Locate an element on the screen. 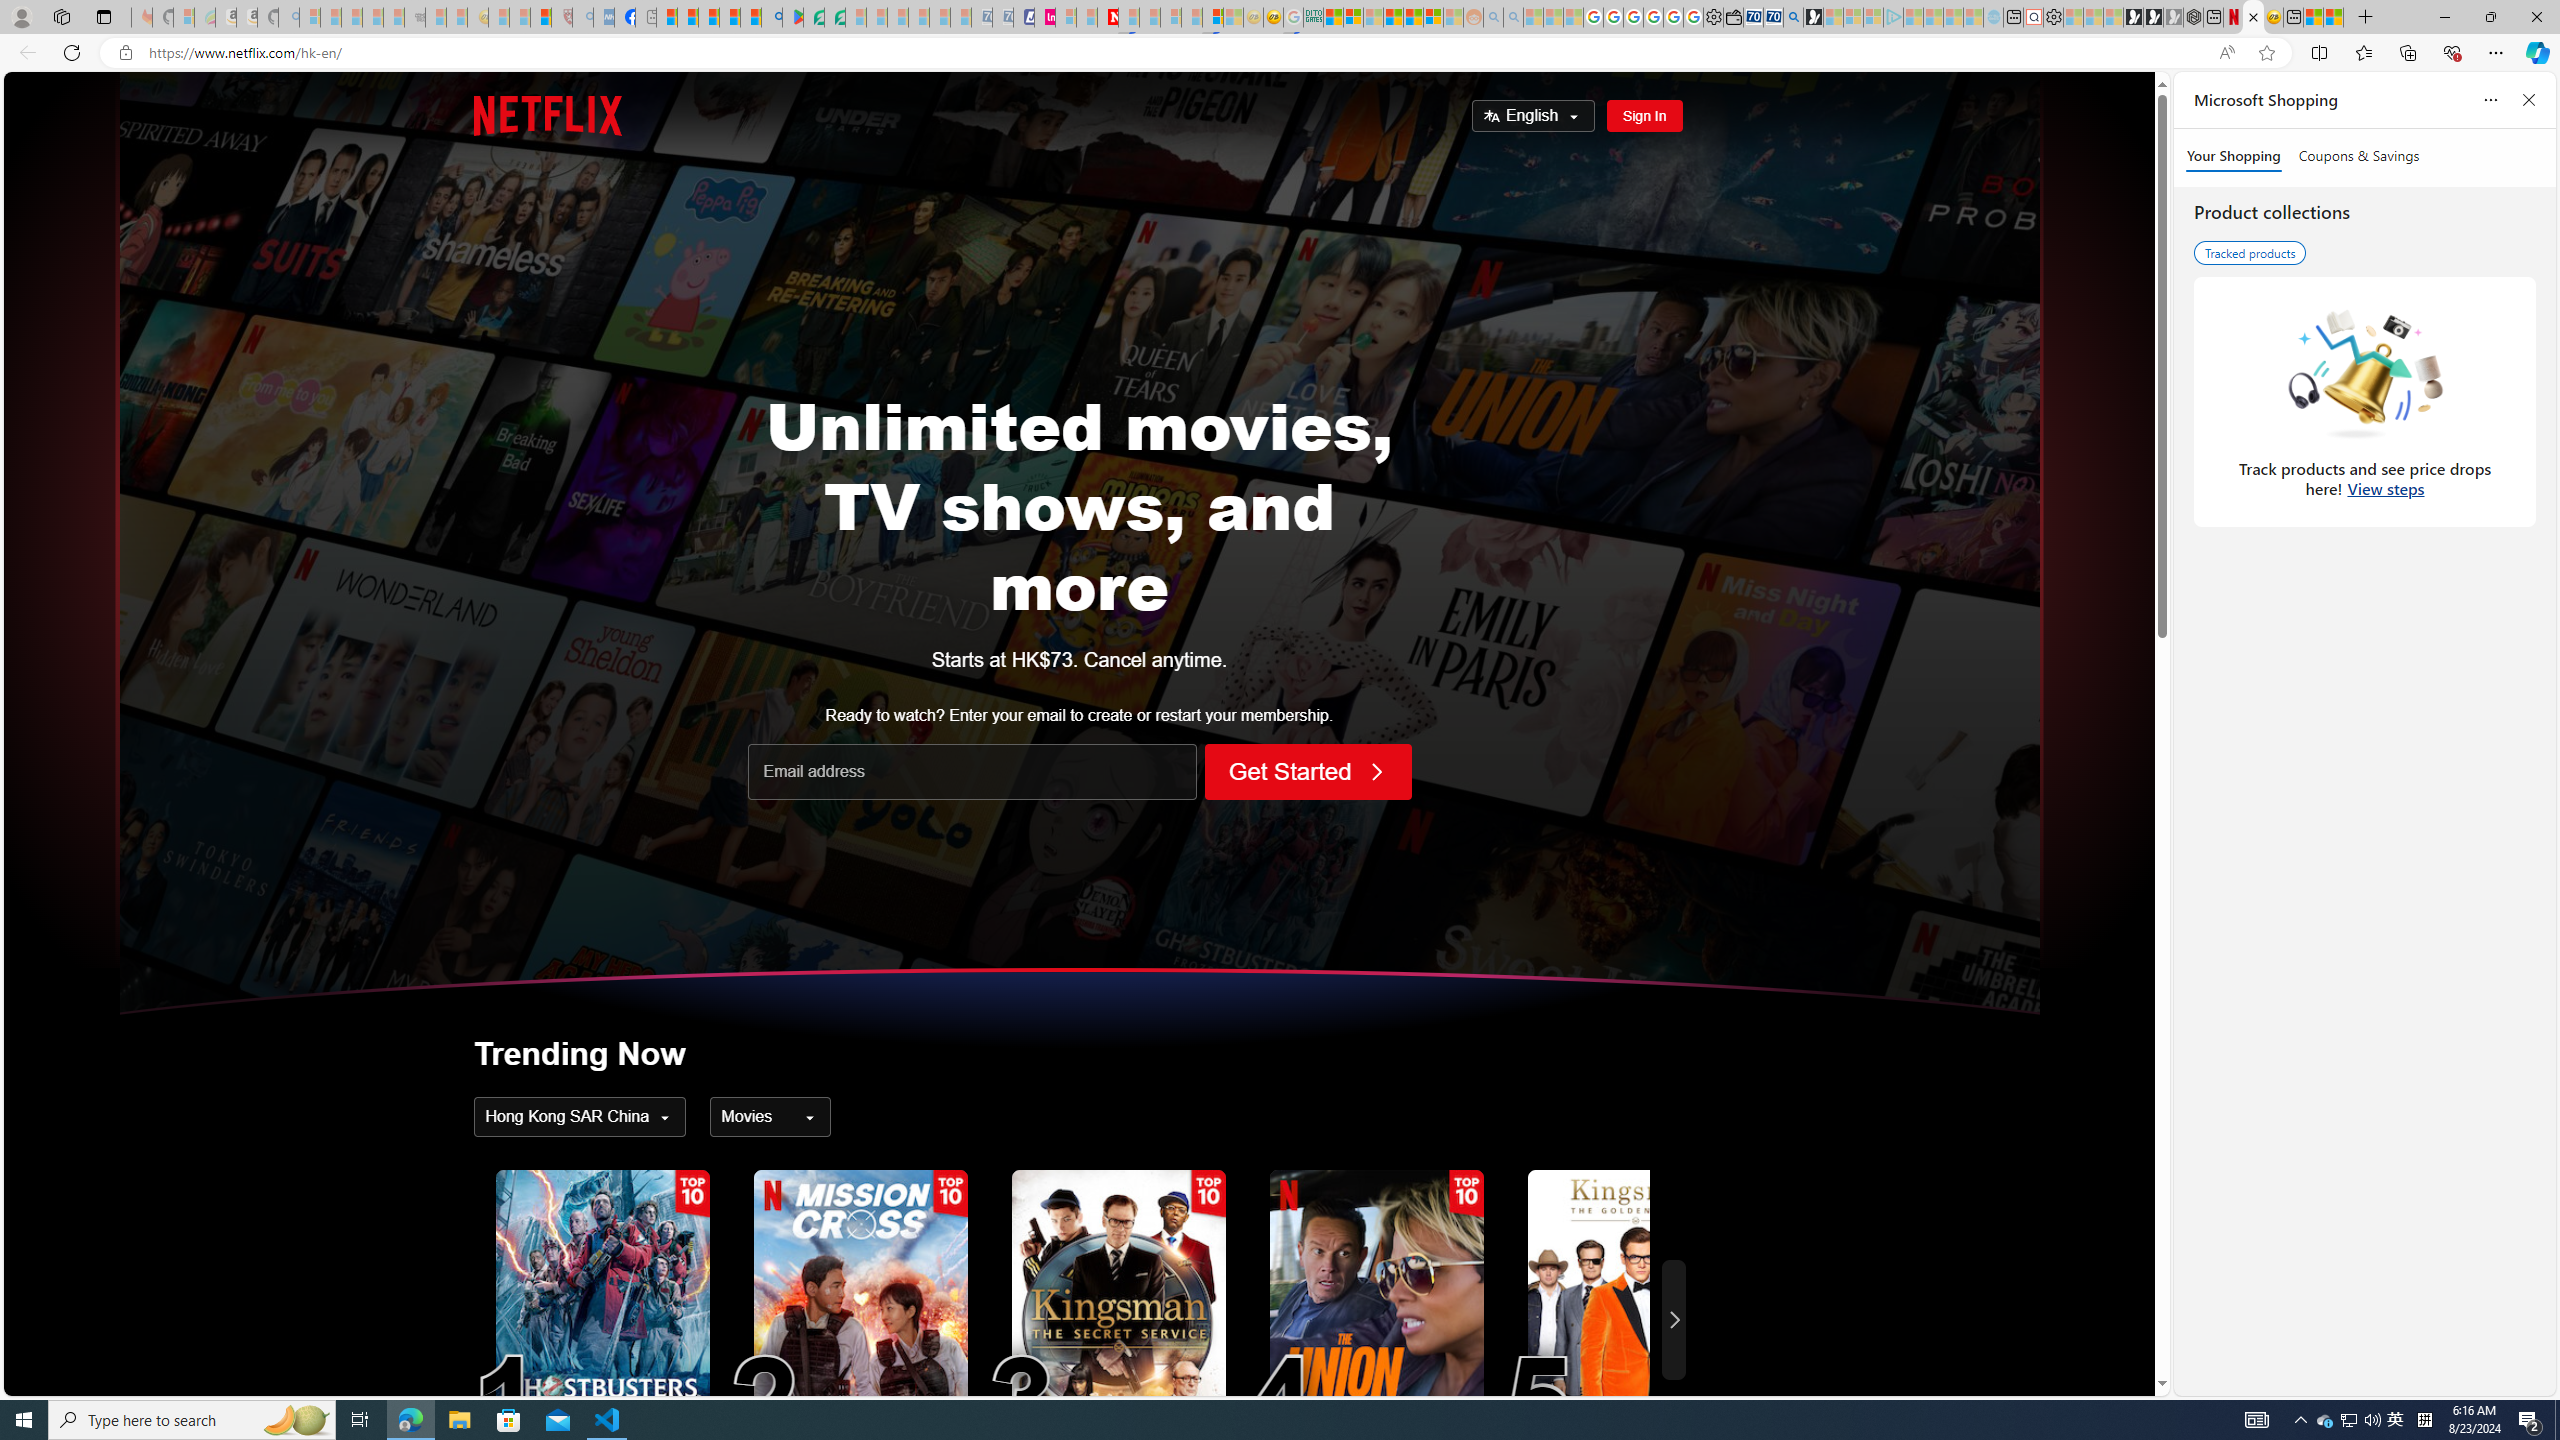 The width and height of the screenshot is (2560, 1440). 'Terms of Use Agreement' is located at coordinates (814, 16).